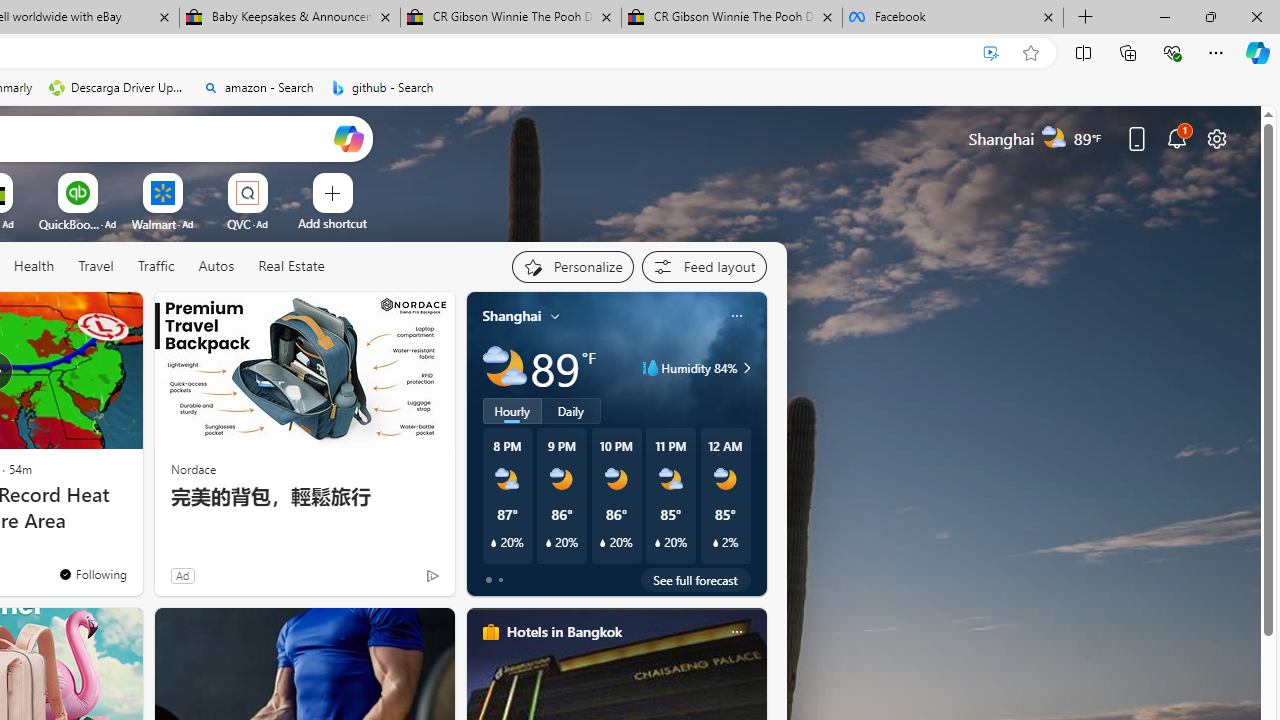  What do you see at coordinates (155, 266) in the screenshot?
I see `'Traffic'` at bounding box center [155, 266].